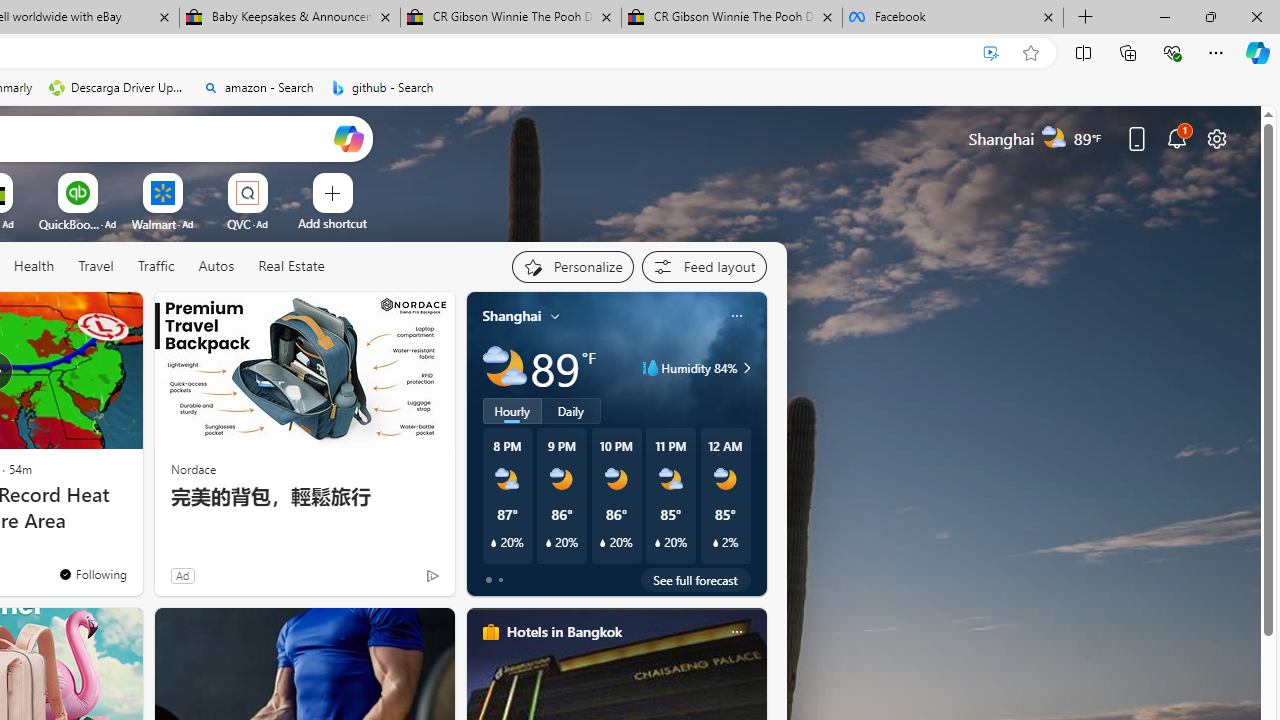  What do you see at coordinates (155, 266) in the screenshot?
I see `'Traffic'` at bounding box center [155, 266].